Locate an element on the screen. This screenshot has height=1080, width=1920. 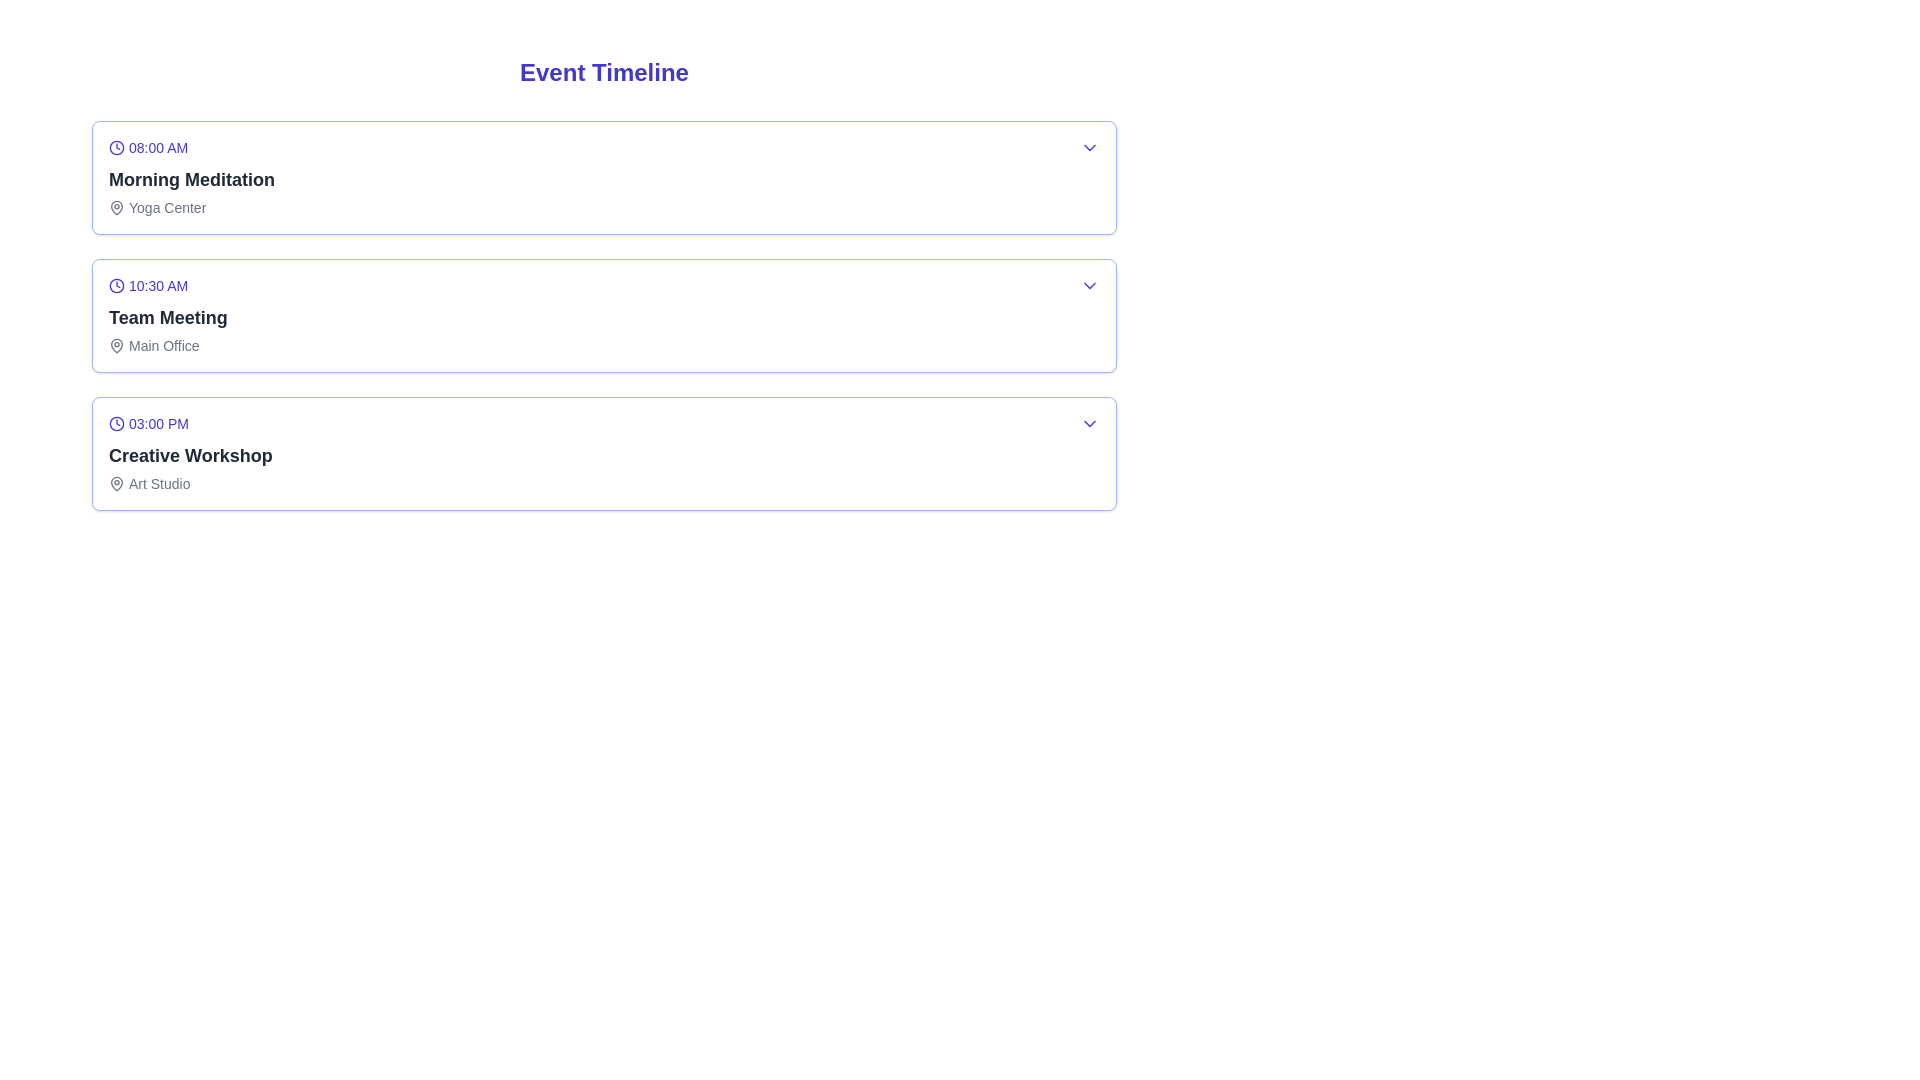
the icon representing the time '08:00 AM' for the associated event, located to the left of the time text in the first event row under the 'Event Timeline' header is located at coordinates (115, 146).